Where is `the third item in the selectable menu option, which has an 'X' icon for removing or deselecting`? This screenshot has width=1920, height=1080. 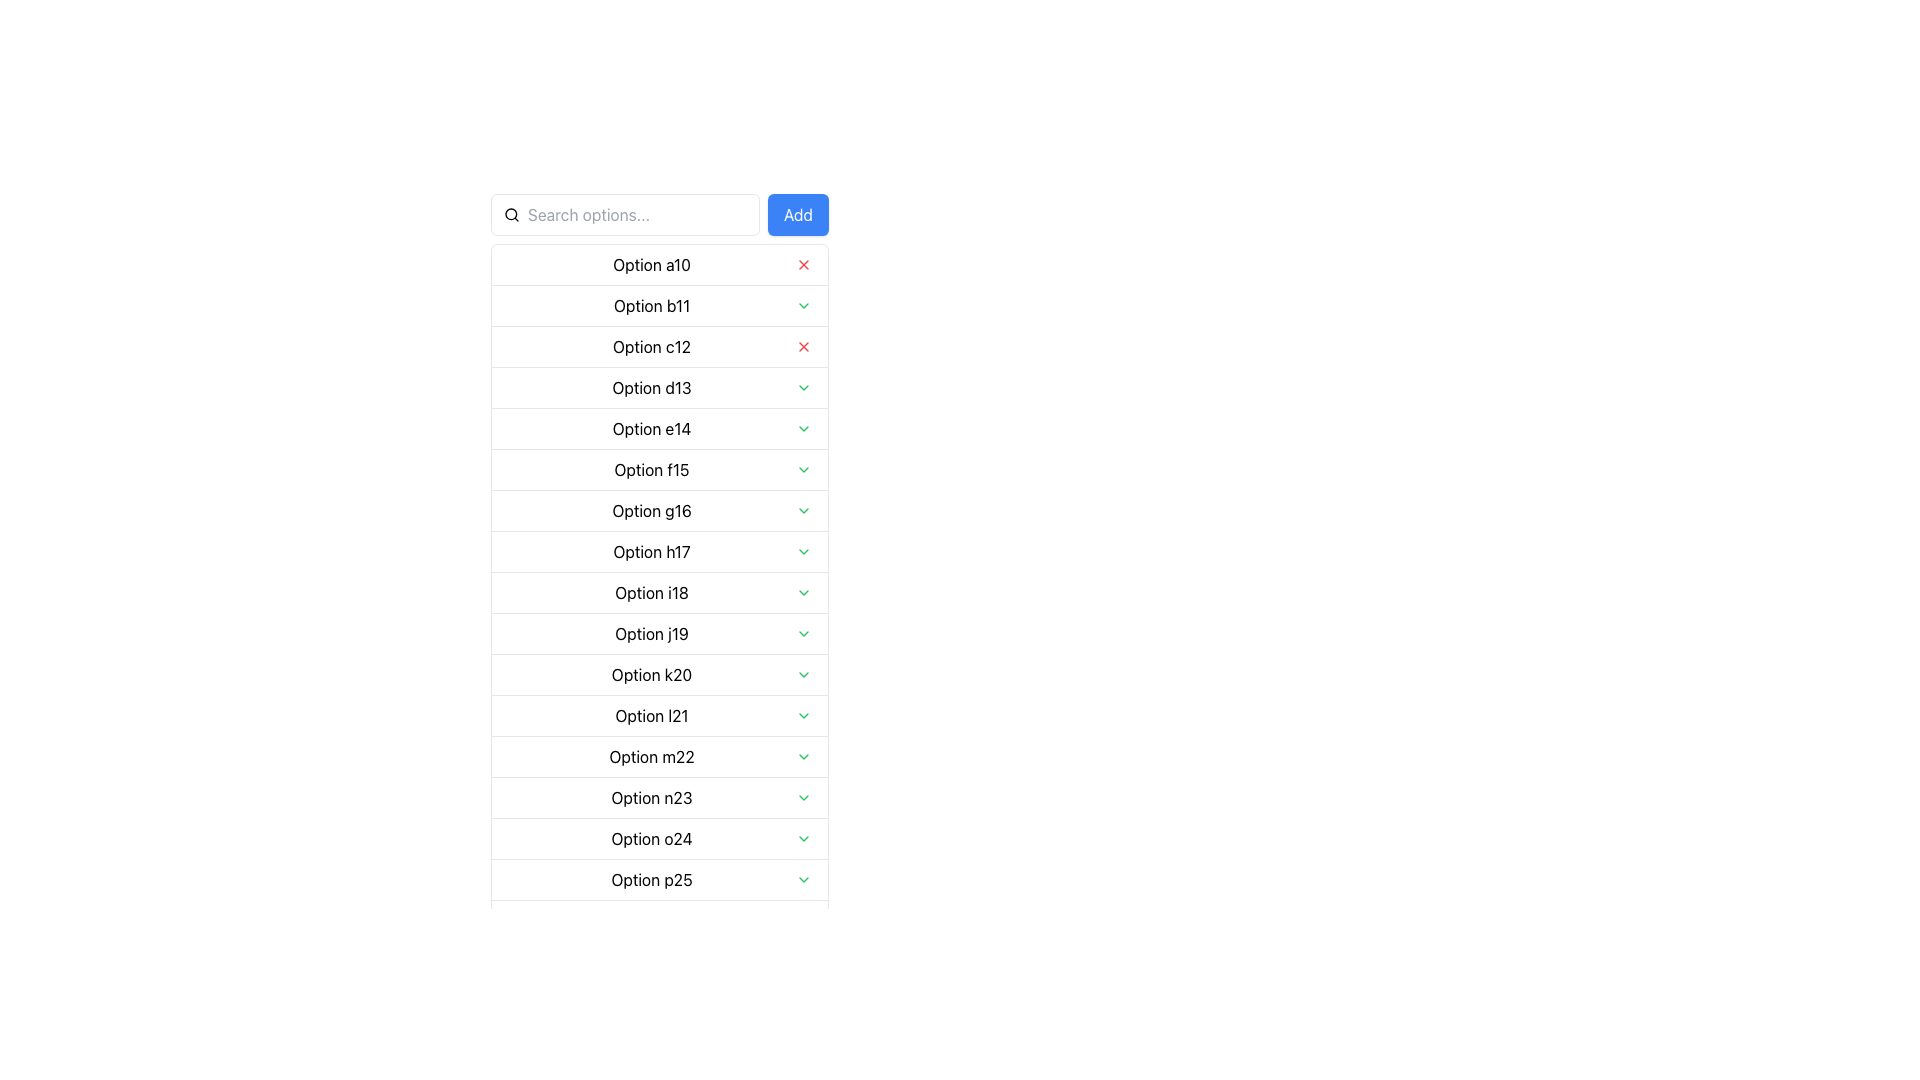
the third item in the selectable menu option, which has an 'X' icon for removing or deselecting is located at coordinates (660, 345).